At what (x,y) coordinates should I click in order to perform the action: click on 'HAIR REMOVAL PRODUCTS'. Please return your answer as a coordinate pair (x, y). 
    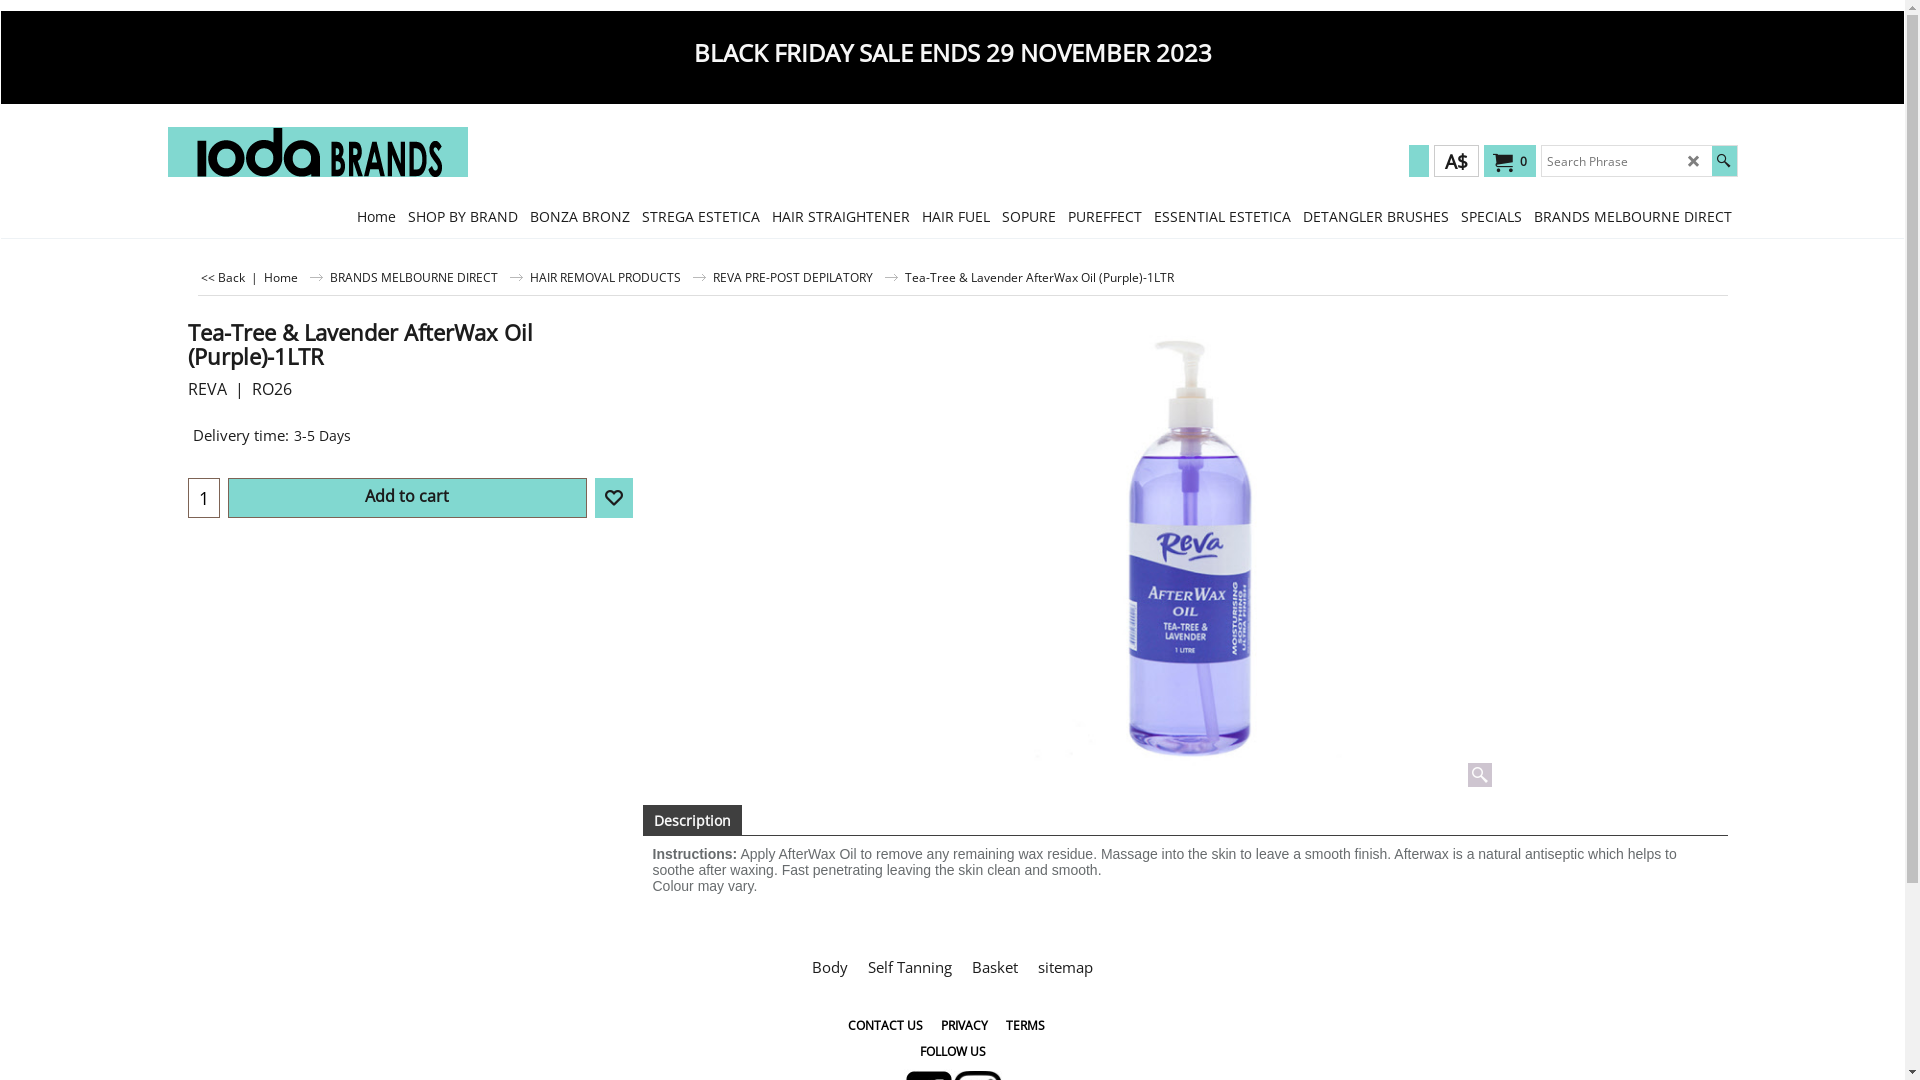
    Looking at the image, I should click on (529, 277).